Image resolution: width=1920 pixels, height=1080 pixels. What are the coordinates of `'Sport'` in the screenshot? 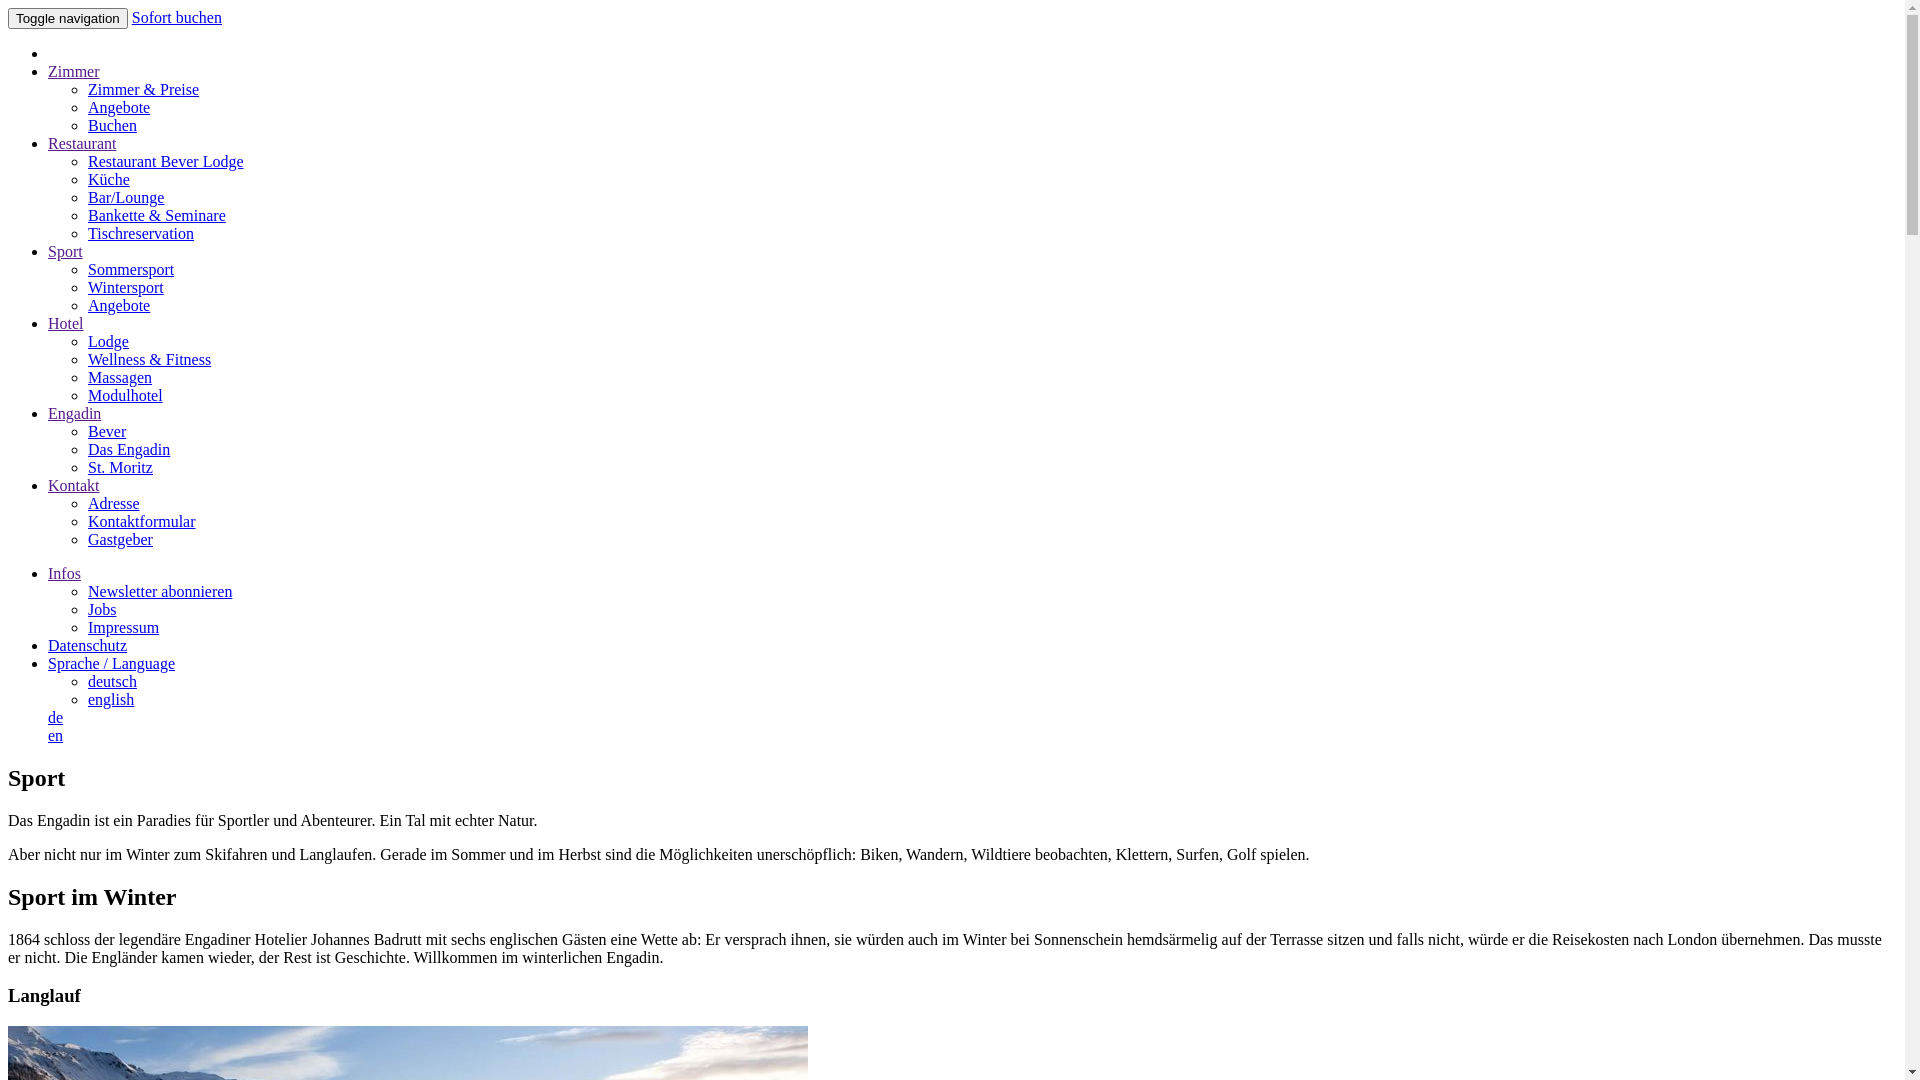 It's located at (65, 250).